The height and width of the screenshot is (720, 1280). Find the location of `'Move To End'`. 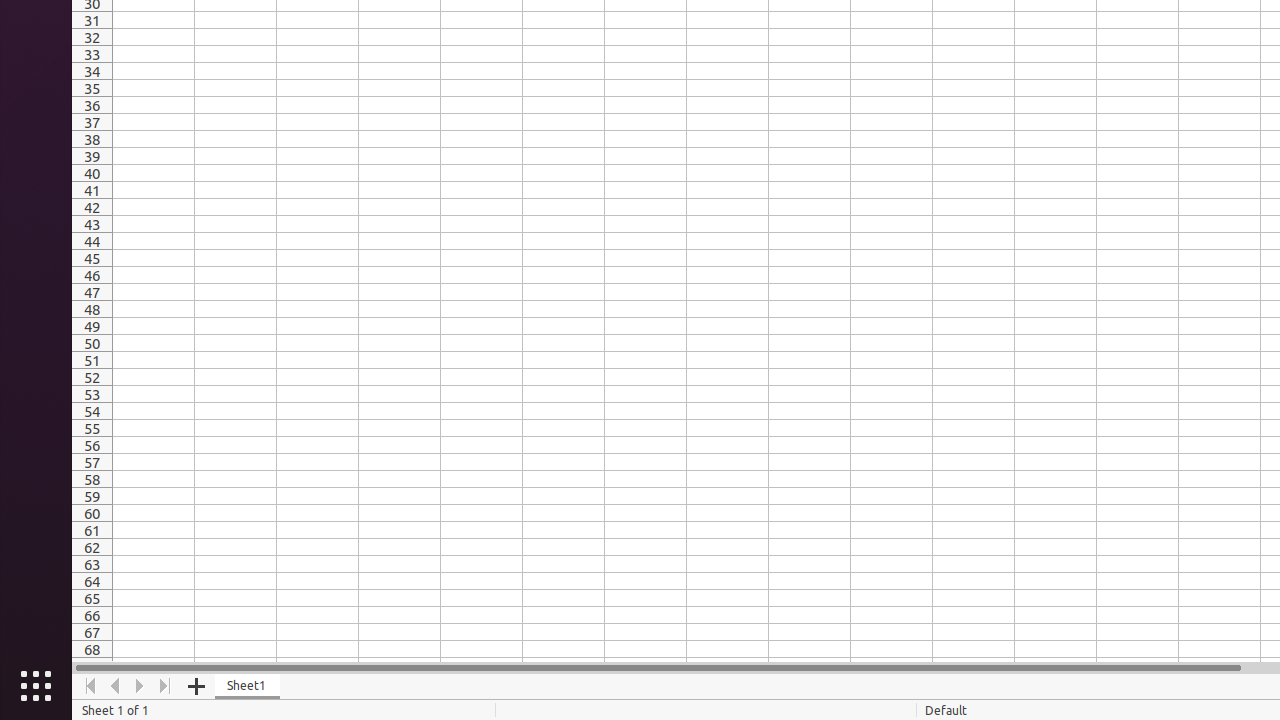

'Move To End' is located at coordinates (165, 685).